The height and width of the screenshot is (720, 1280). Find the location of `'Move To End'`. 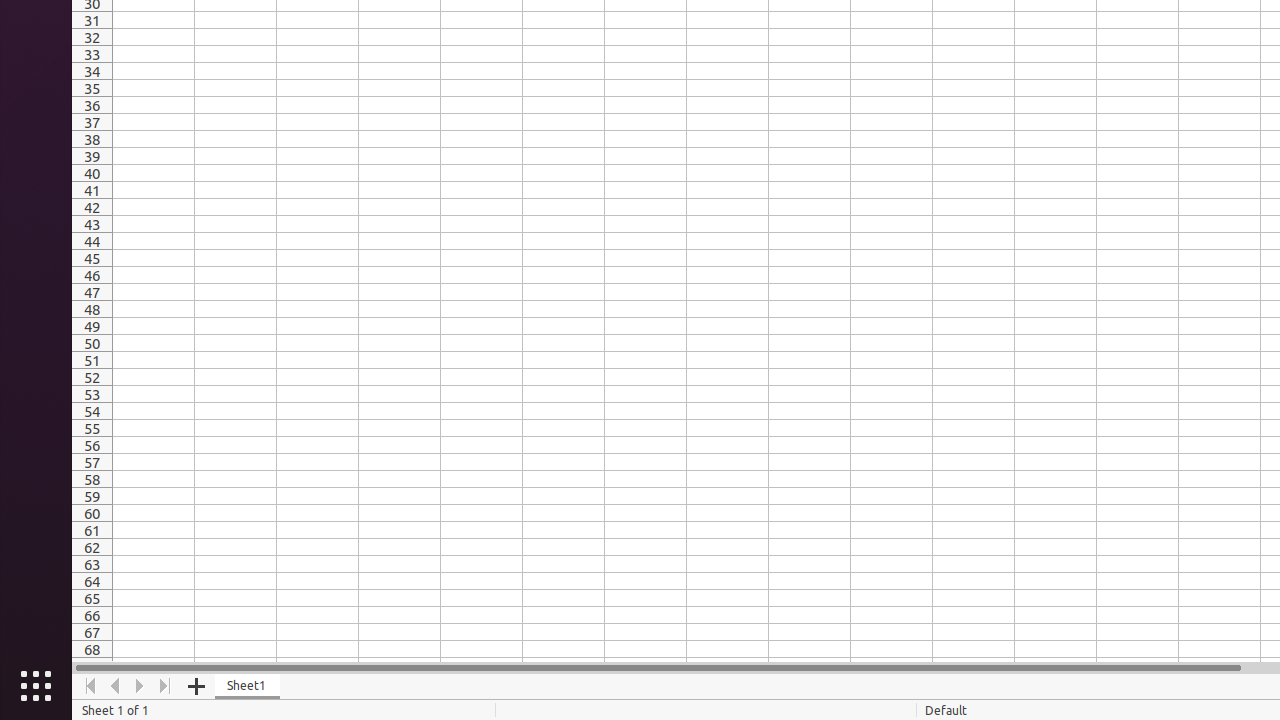

'Move To End' is located at coordinates (165, 685).